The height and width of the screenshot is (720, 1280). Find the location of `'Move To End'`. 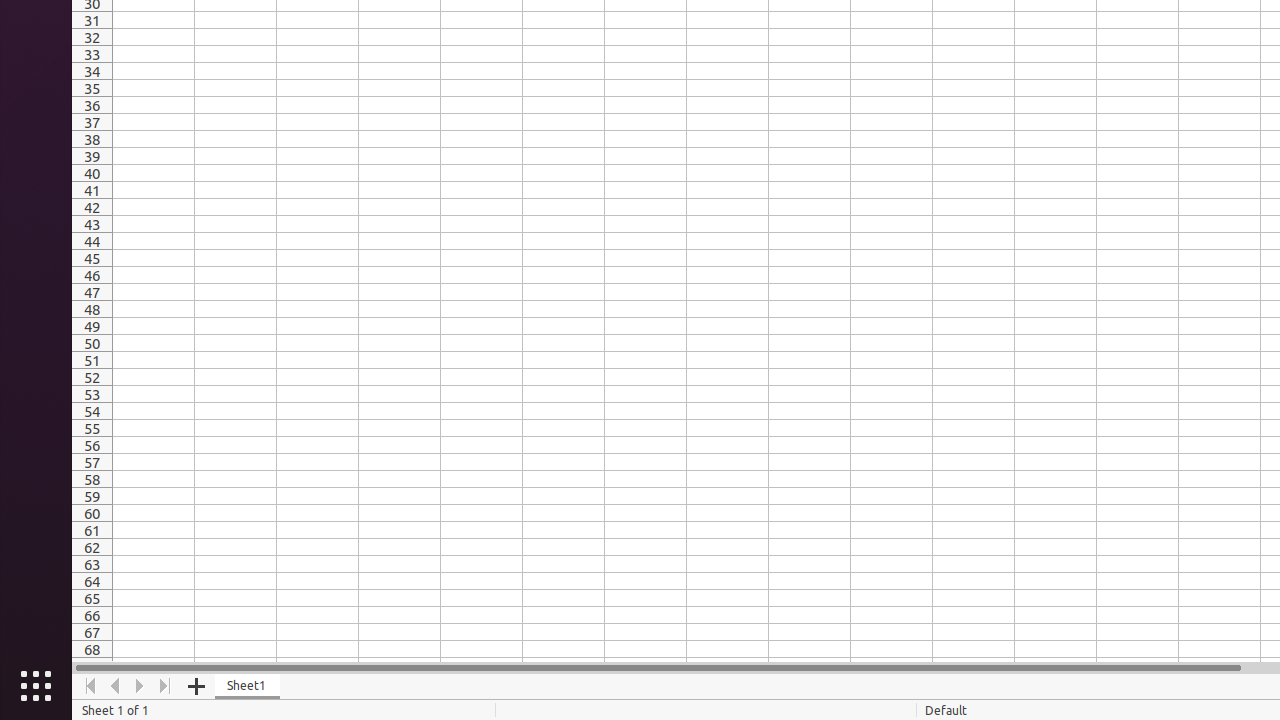

'Move To End' is located at coordinates (165, 685).